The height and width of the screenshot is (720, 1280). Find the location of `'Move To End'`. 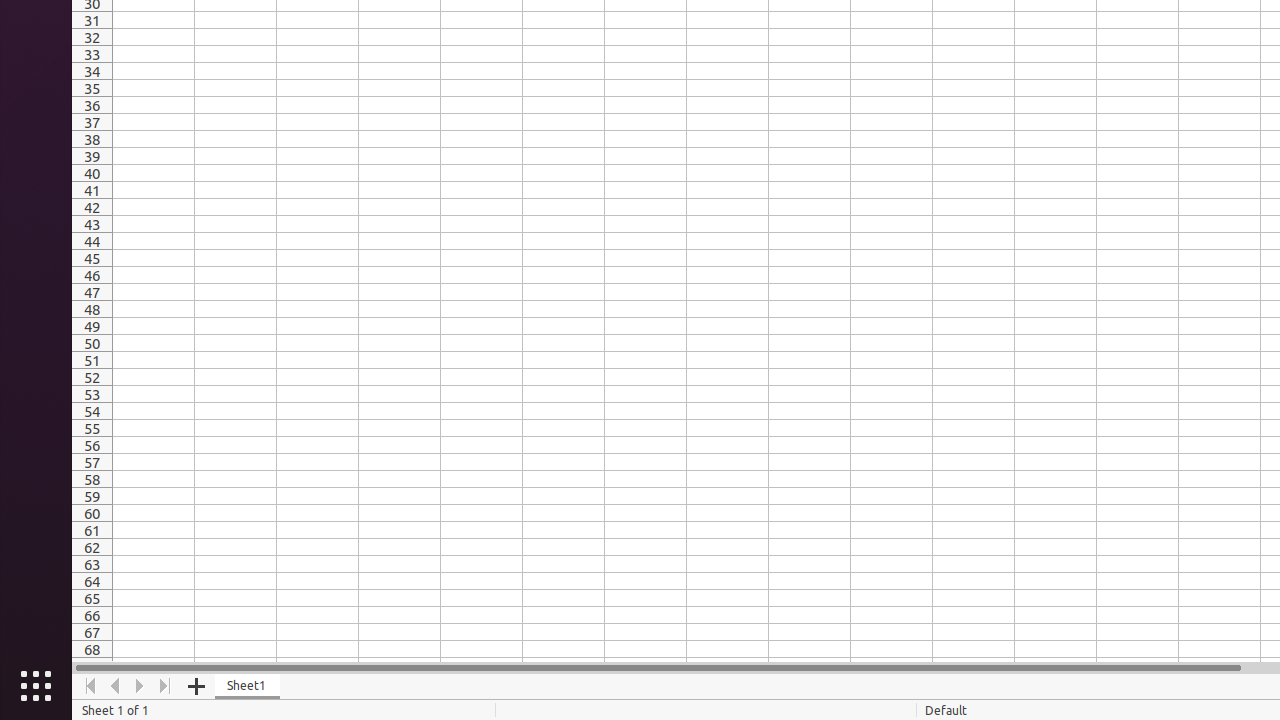

'Move To End' is located at coordinates (165, 685).